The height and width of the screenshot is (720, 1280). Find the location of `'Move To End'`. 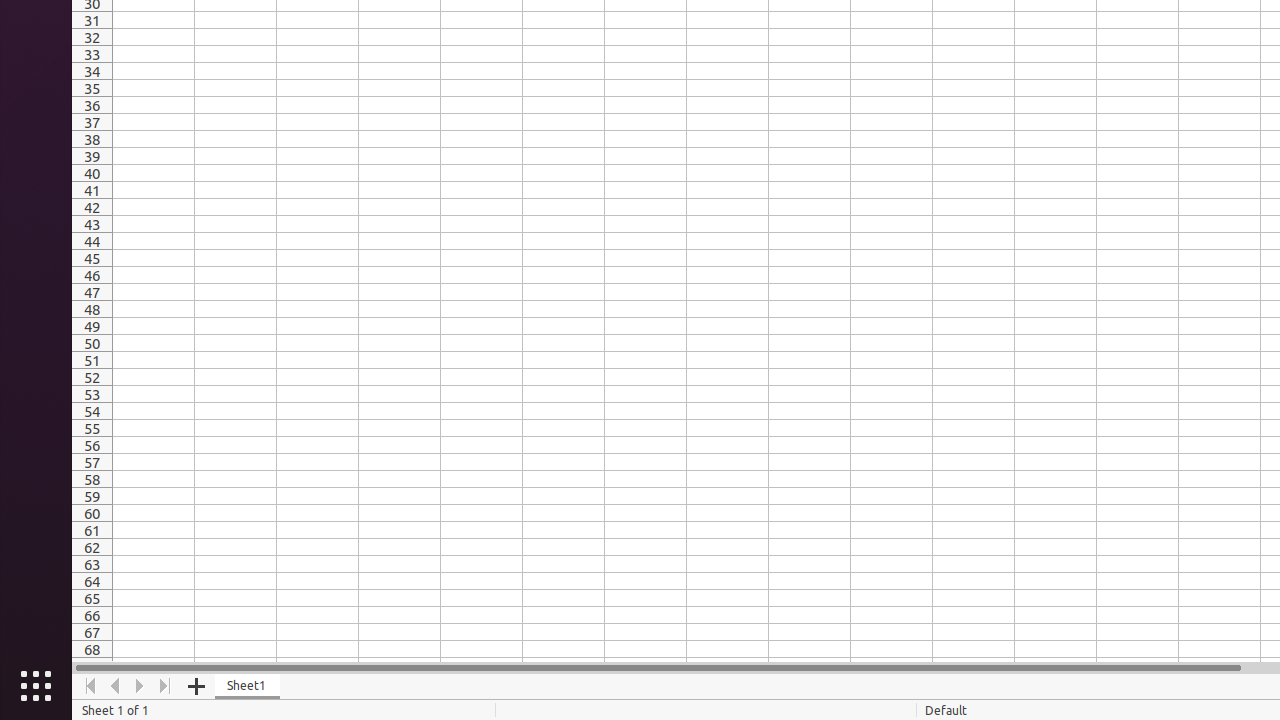

'Move To End' is located at coordinates (165, 685).